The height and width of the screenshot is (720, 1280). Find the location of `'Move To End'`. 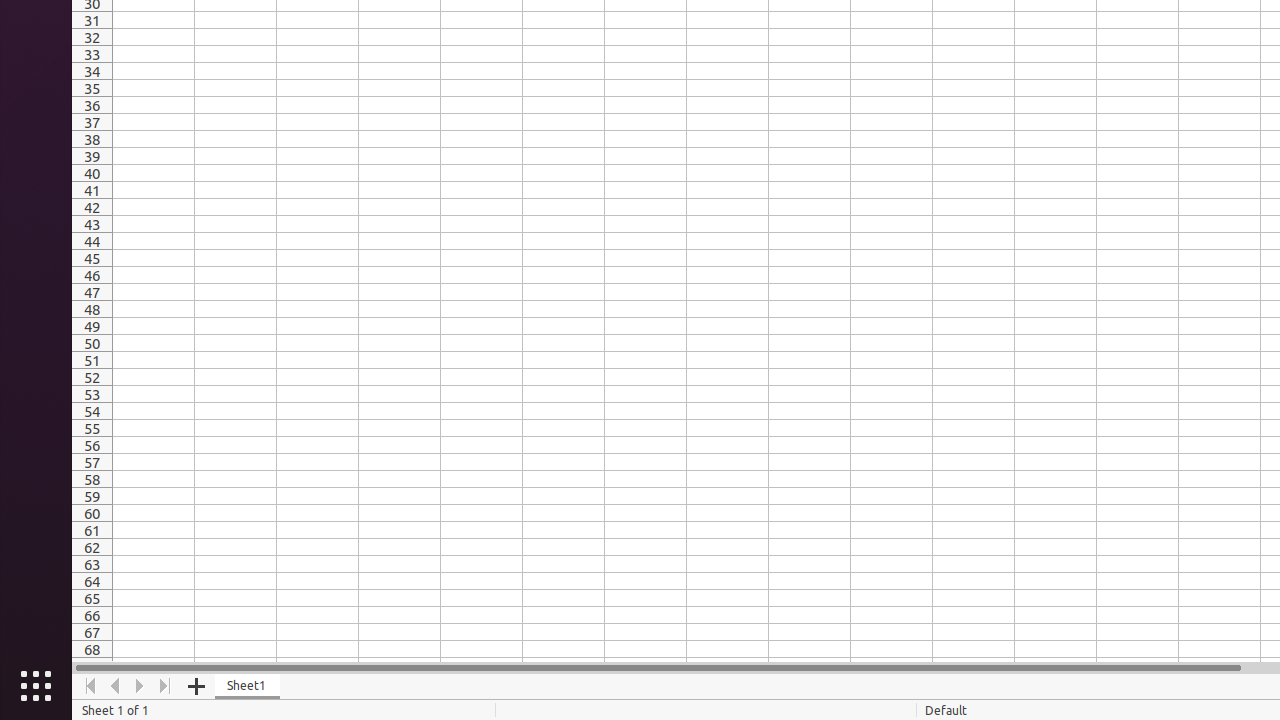

'Move To End' is located at coordinates (165, 685).